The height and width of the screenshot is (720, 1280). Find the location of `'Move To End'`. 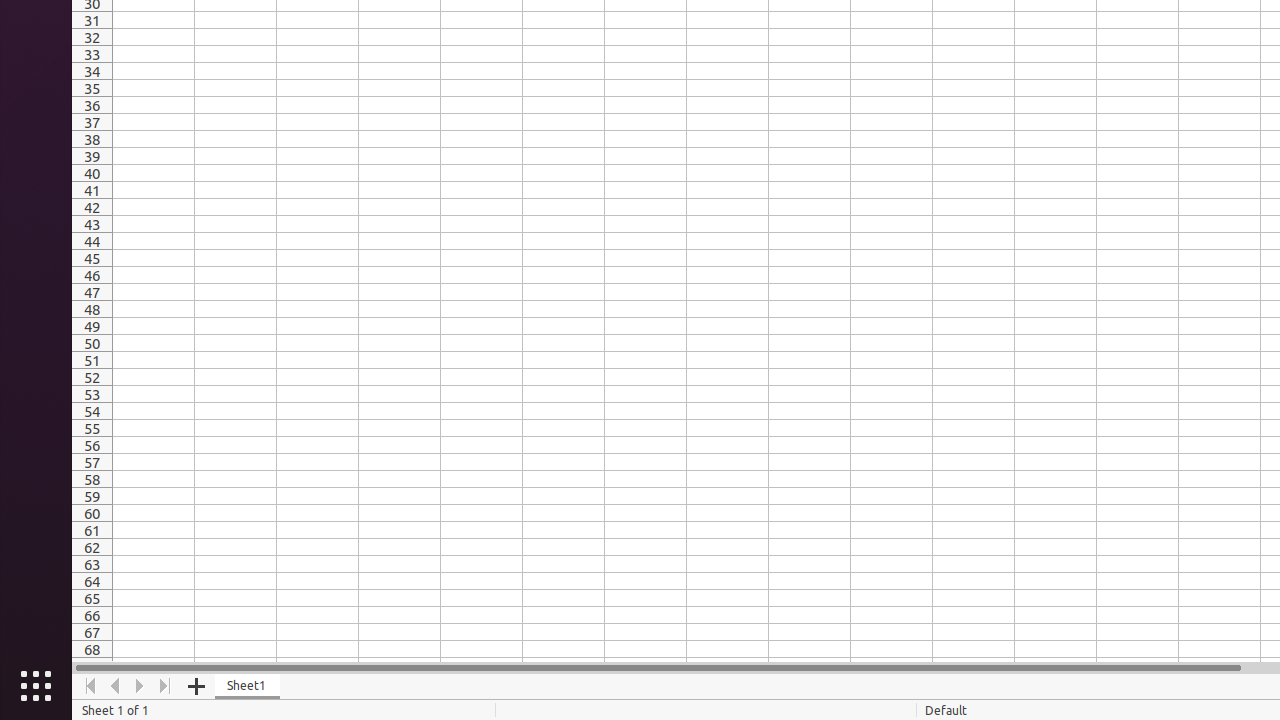

'Move To End' is located at coordinates (165, 685).